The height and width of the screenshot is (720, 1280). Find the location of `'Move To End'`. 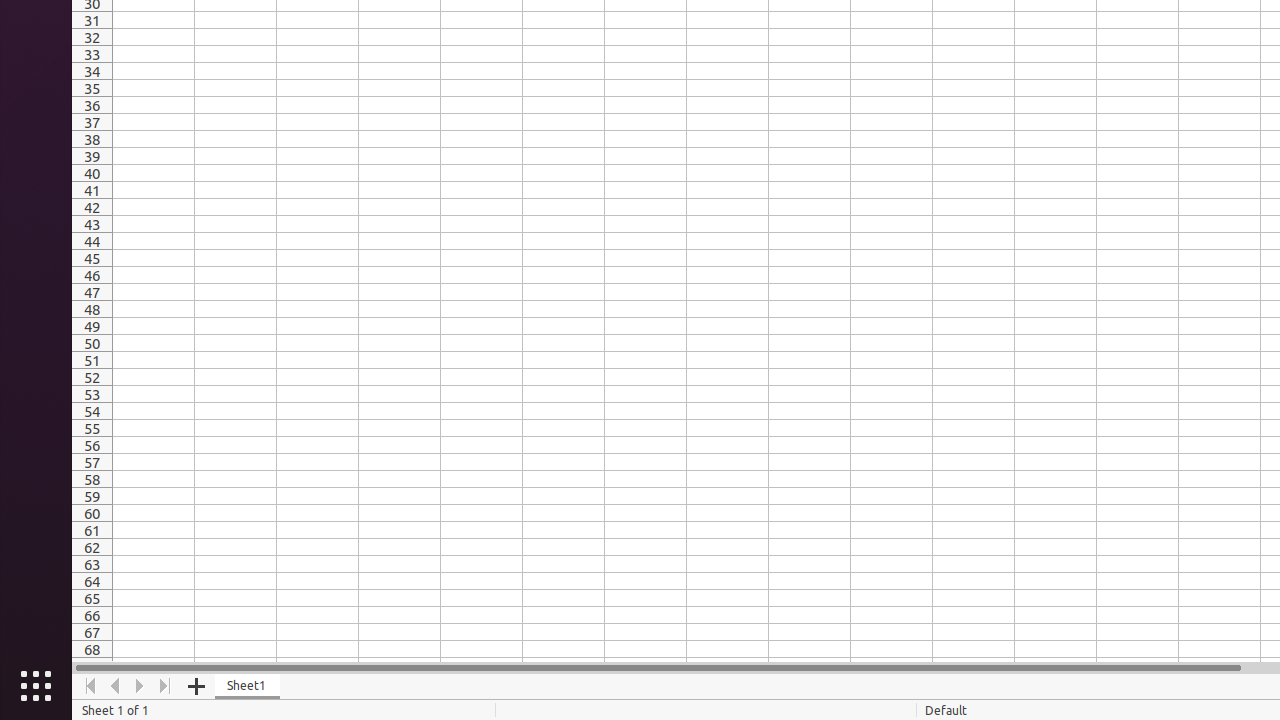

'Move To End' is located at coordinates (165, 685).